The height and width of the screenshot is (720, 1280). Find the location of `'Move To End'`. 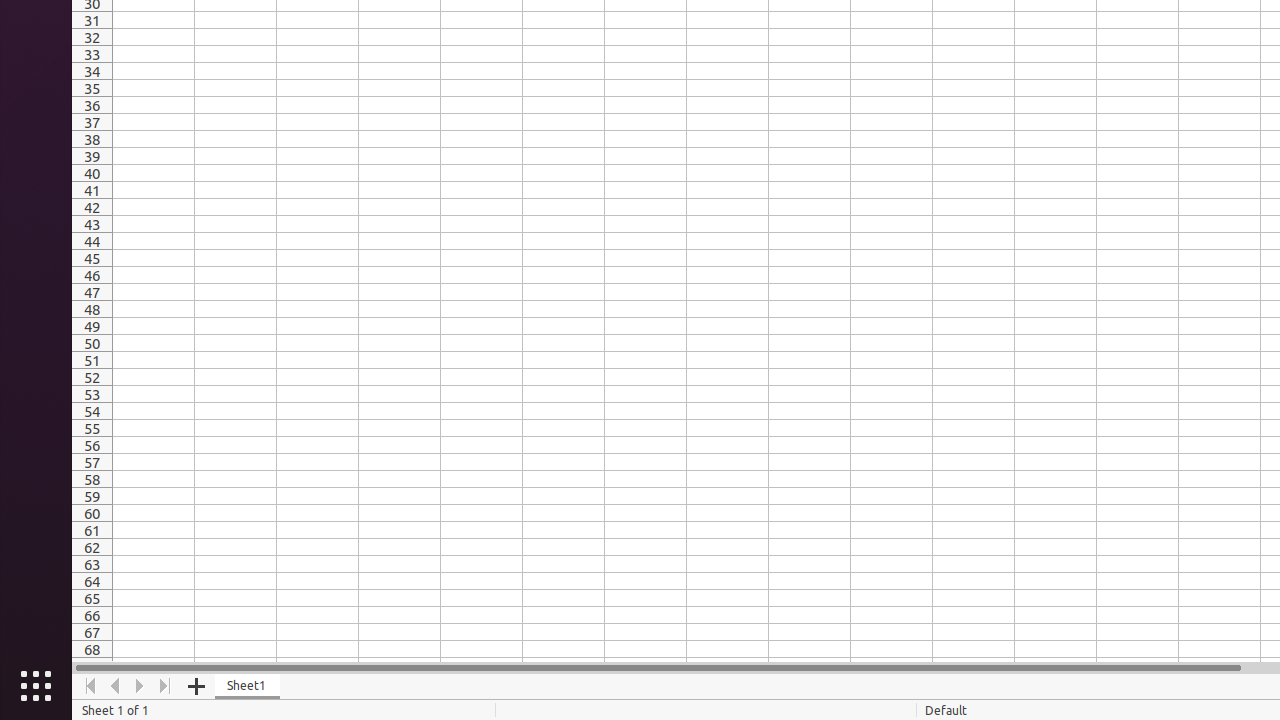

'Move To End' is located at coordinates (165, 685).